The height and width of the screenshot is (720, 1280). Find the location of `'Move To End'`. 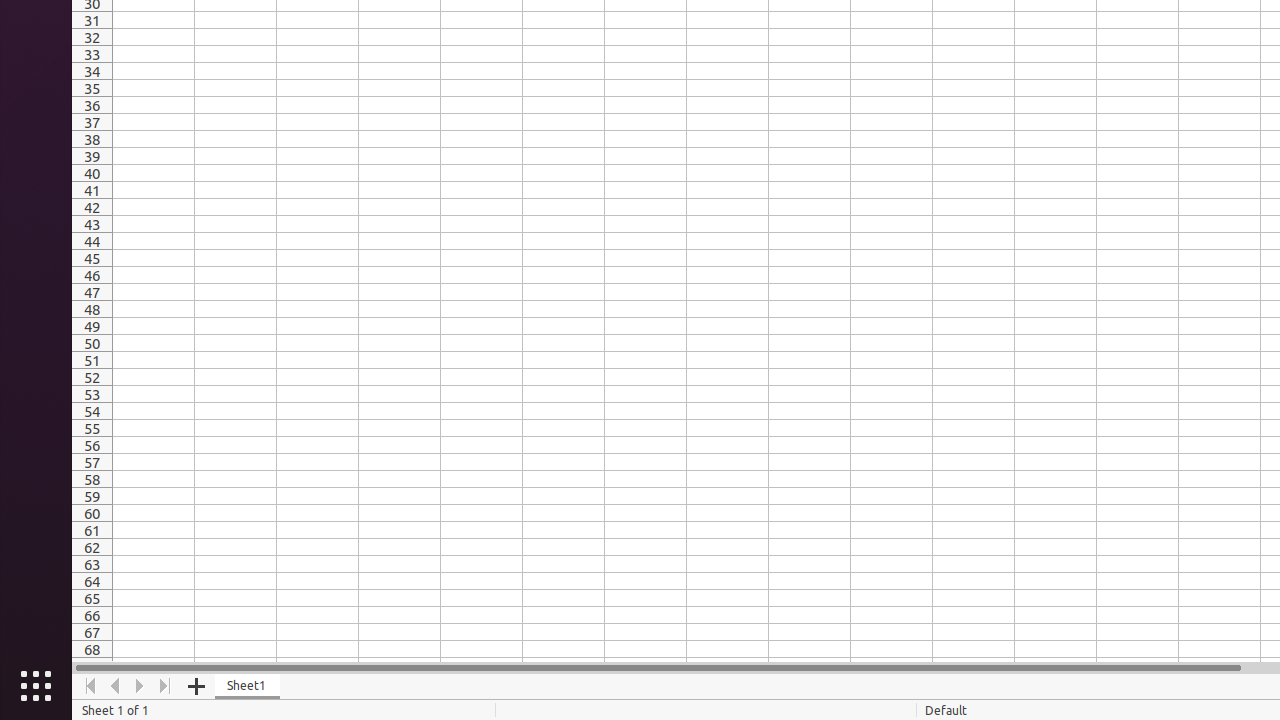

'Move To End' is located at coordinates (165, 685).